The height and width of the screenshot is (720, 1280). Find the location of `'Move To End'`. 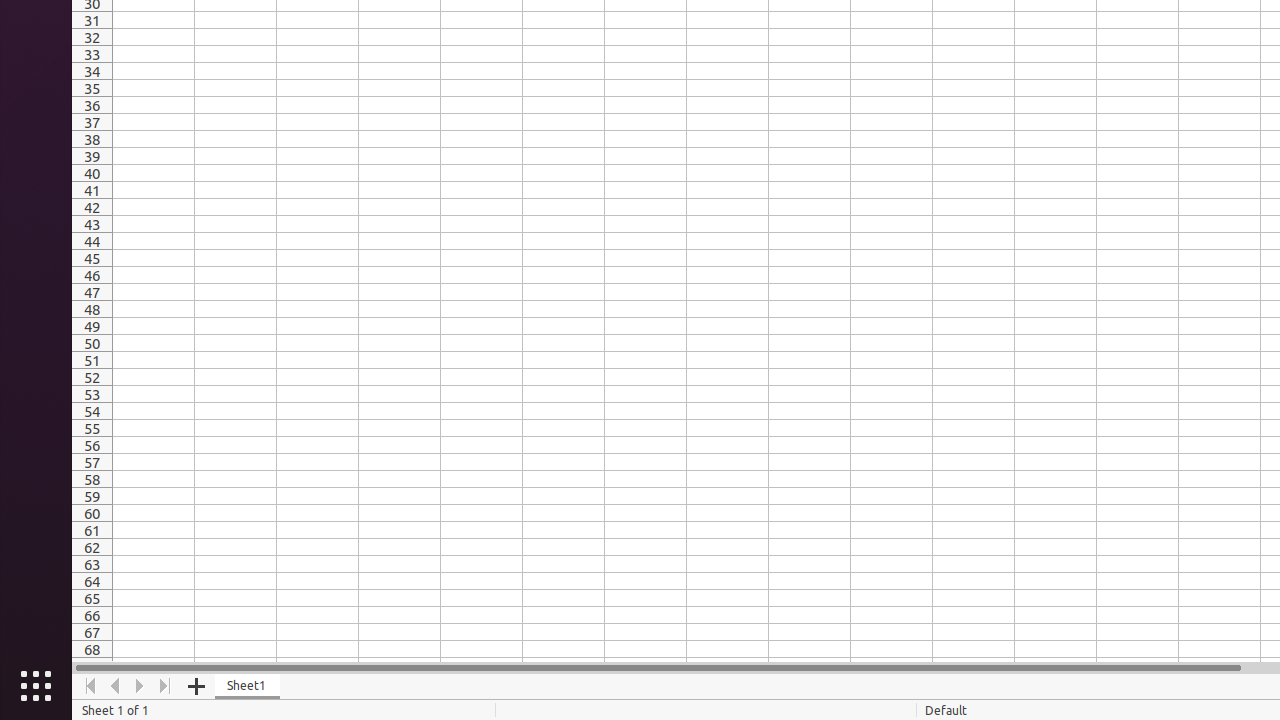

'Move To End' is located at coordinates (165, 685).